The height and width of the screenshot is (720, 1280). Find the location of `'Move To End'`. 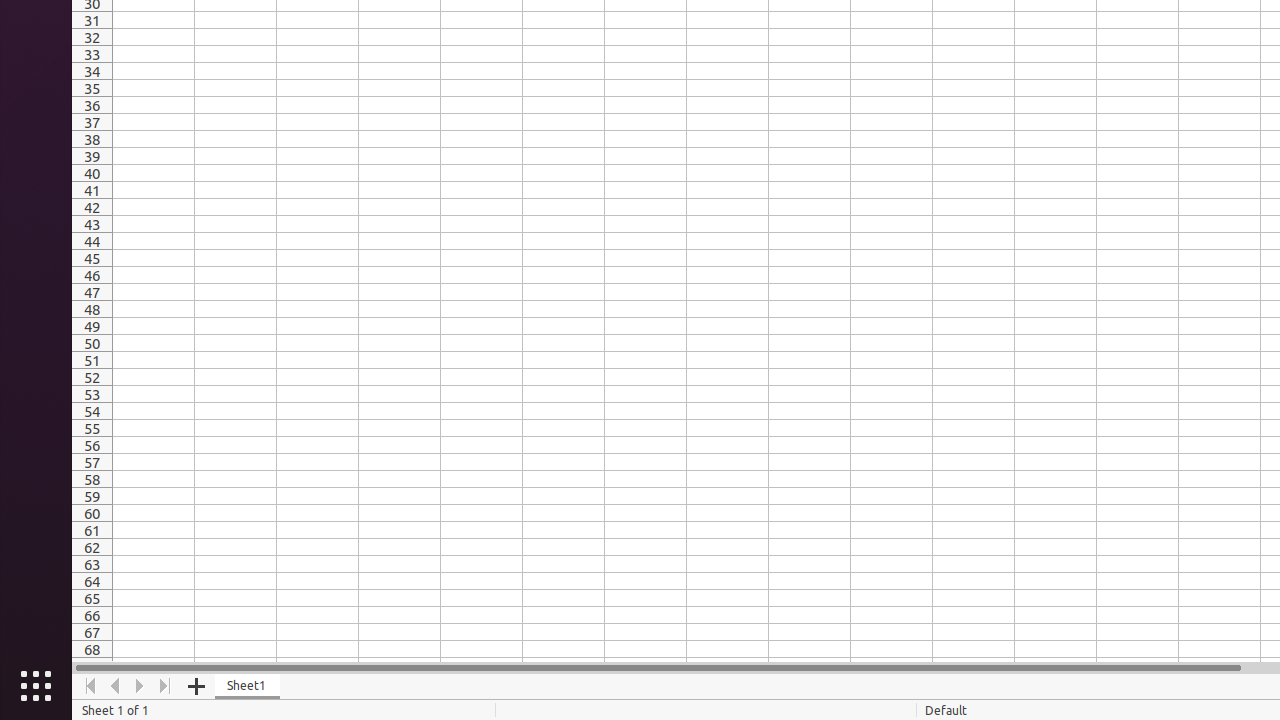

'Move To End' is located at coordinates (165, 685).